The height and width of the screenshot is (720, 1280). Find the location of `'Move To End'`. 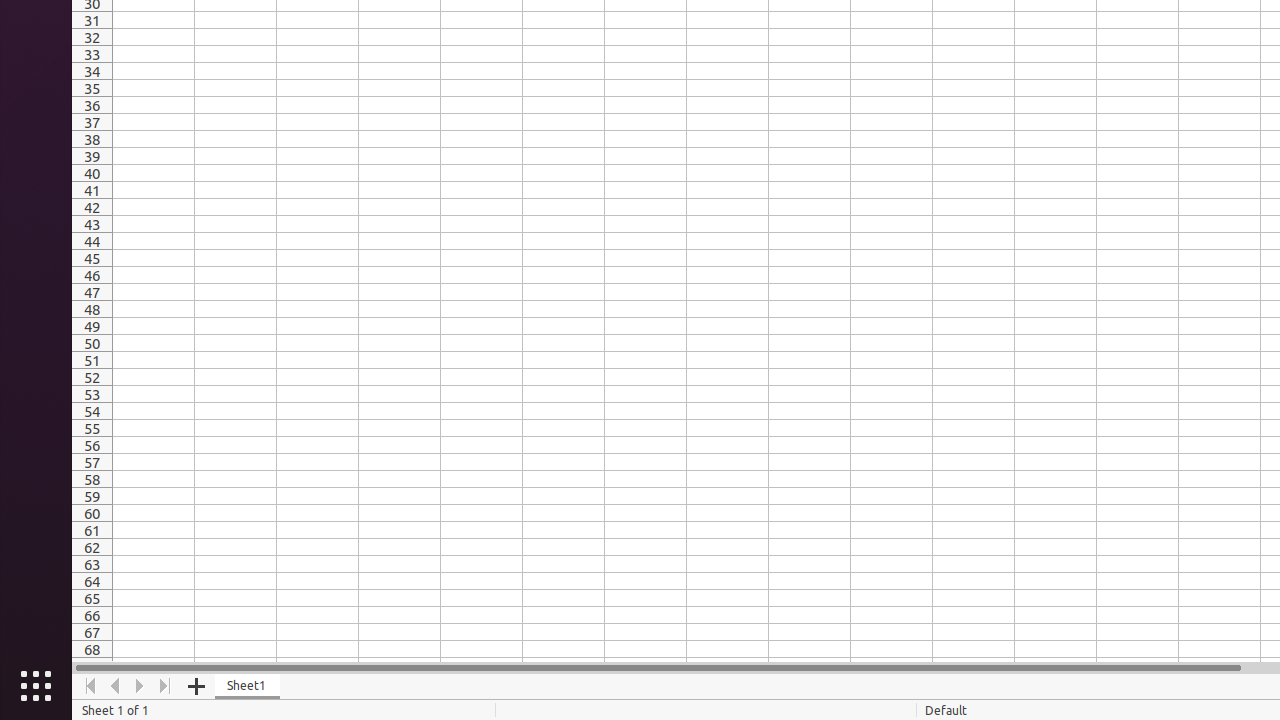

'Move To End' is located at coordinates (165, 685).